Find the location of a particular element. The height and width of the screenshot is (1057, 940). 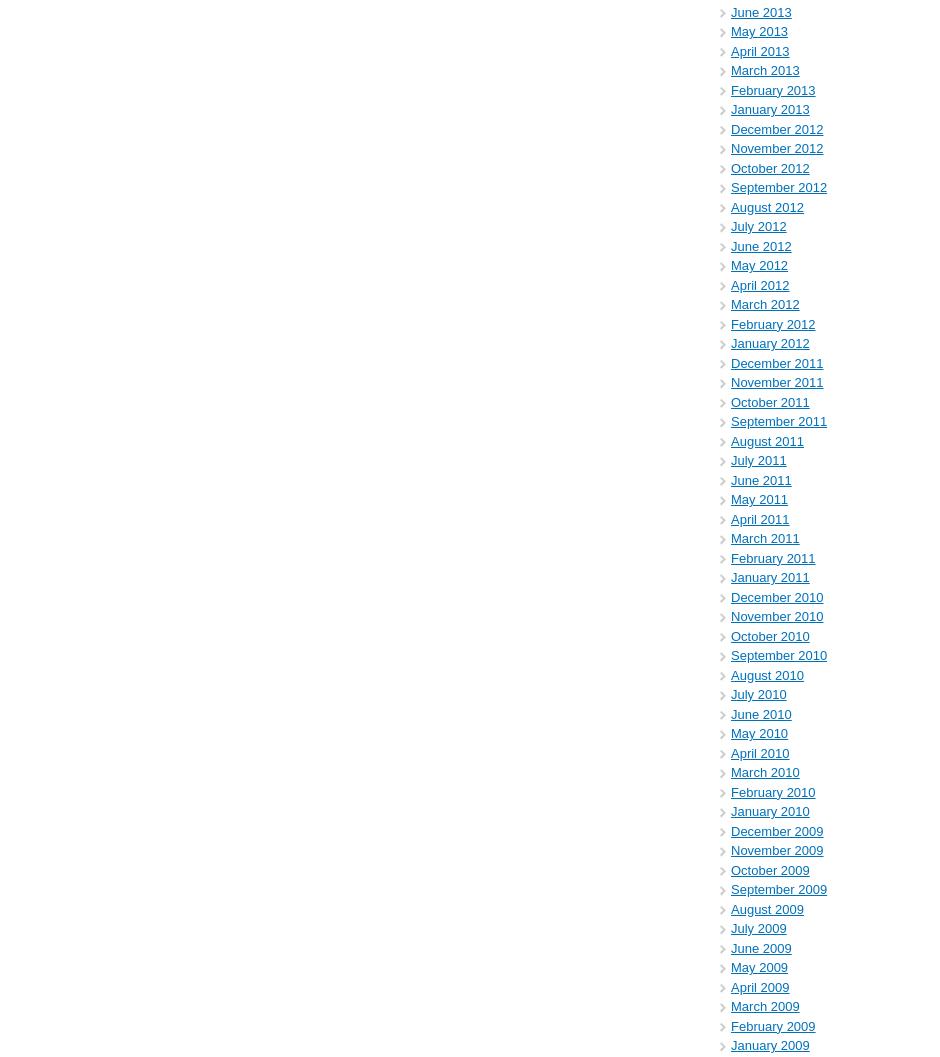

'April 2010' is located at coordinates (758, 751).